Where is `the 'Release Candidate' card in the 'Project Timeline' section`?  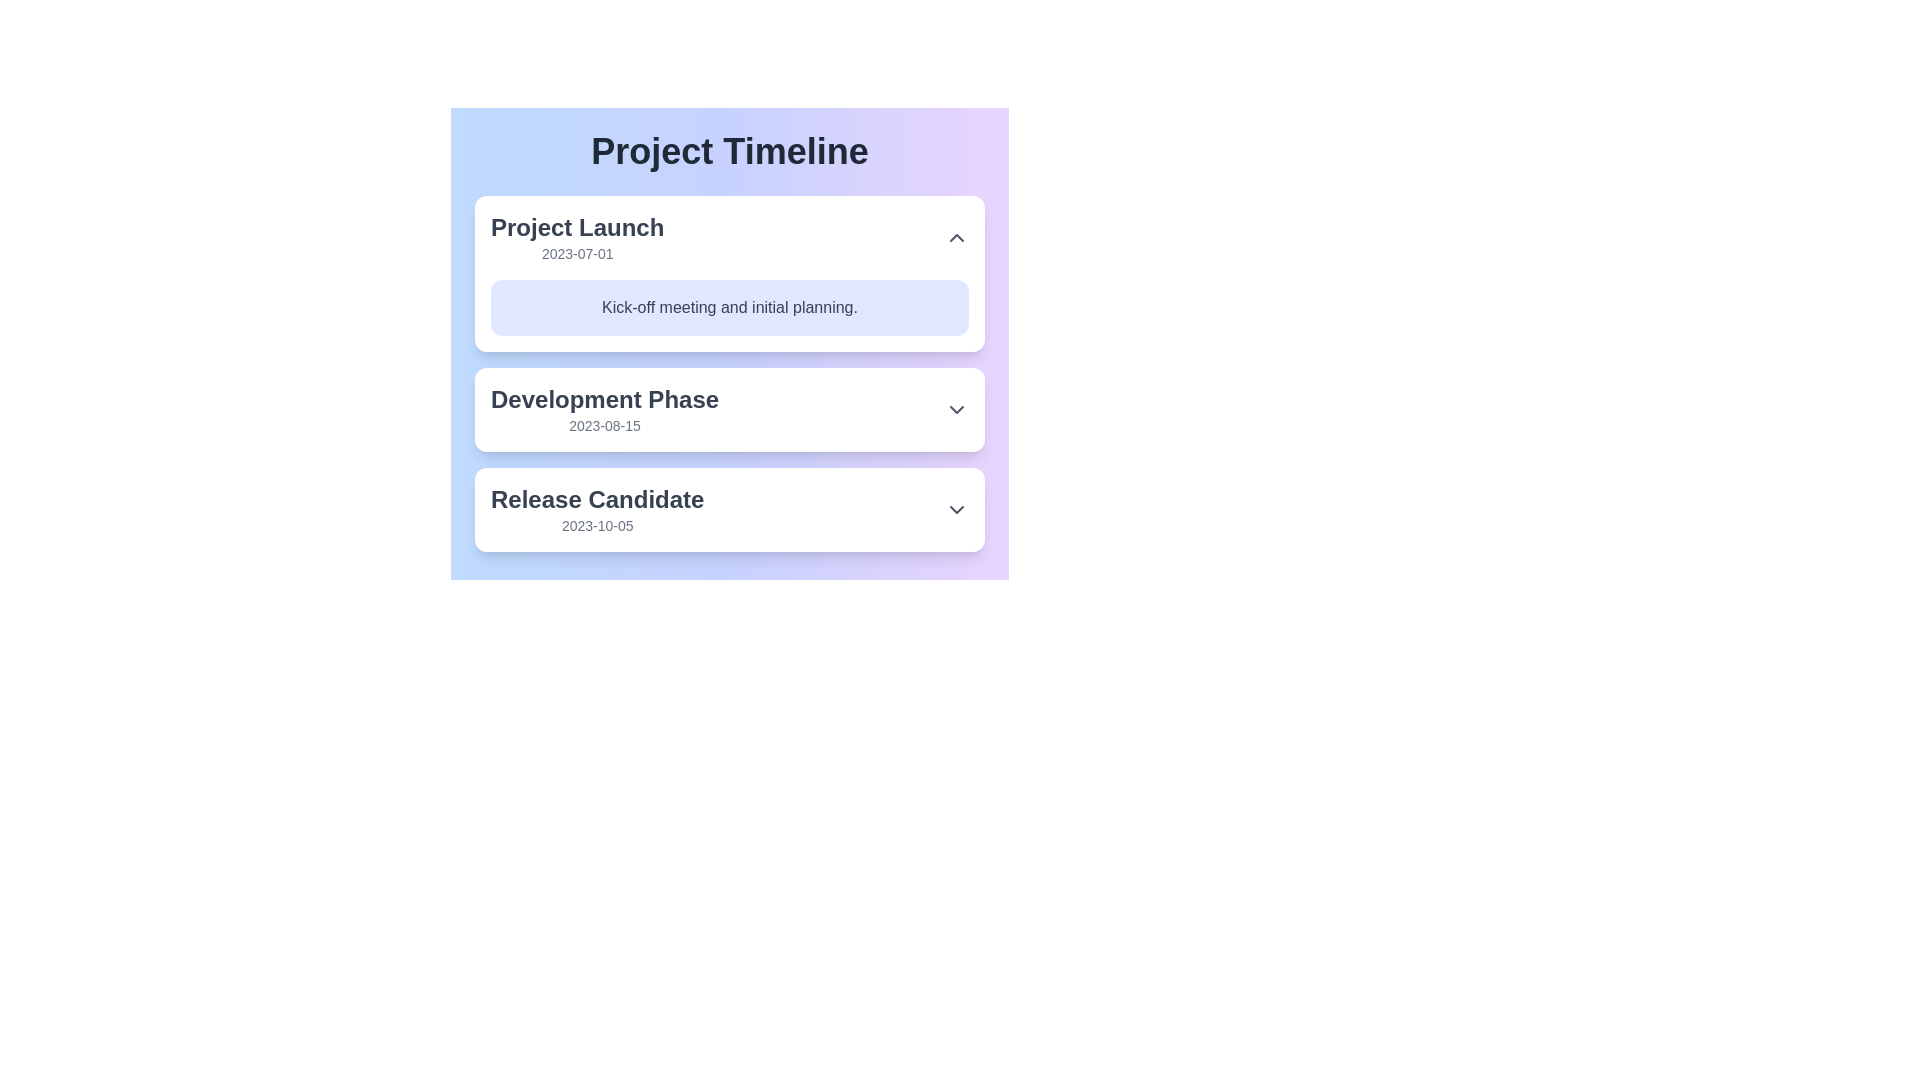
the 'Release Candidate' card in the 'Project Timeline' section is located at coordinates (728, 508).